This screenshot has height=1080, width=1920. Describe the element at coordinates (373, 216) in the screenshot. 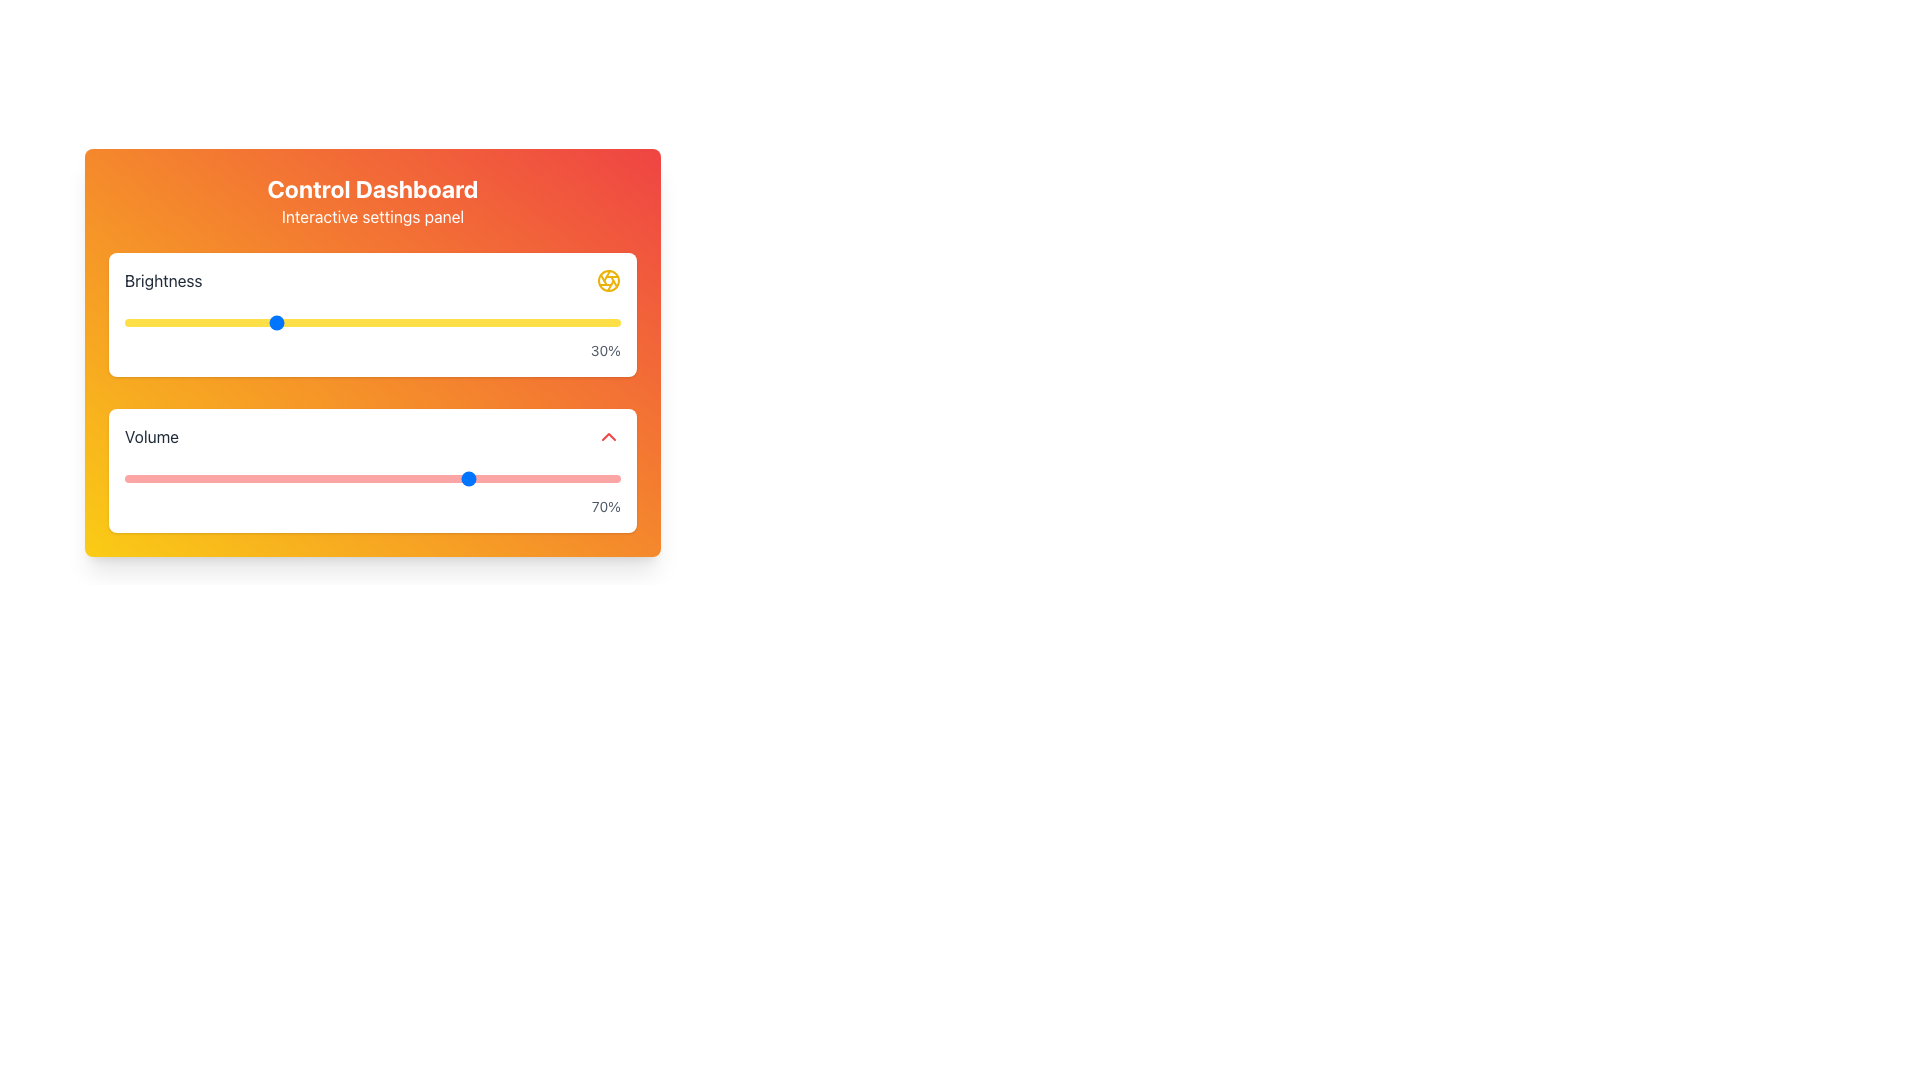

I see `text label displaying 'Interactive settings panel' located beneath the title 'Control Dashboard' in the top banner of the panel` at that location.